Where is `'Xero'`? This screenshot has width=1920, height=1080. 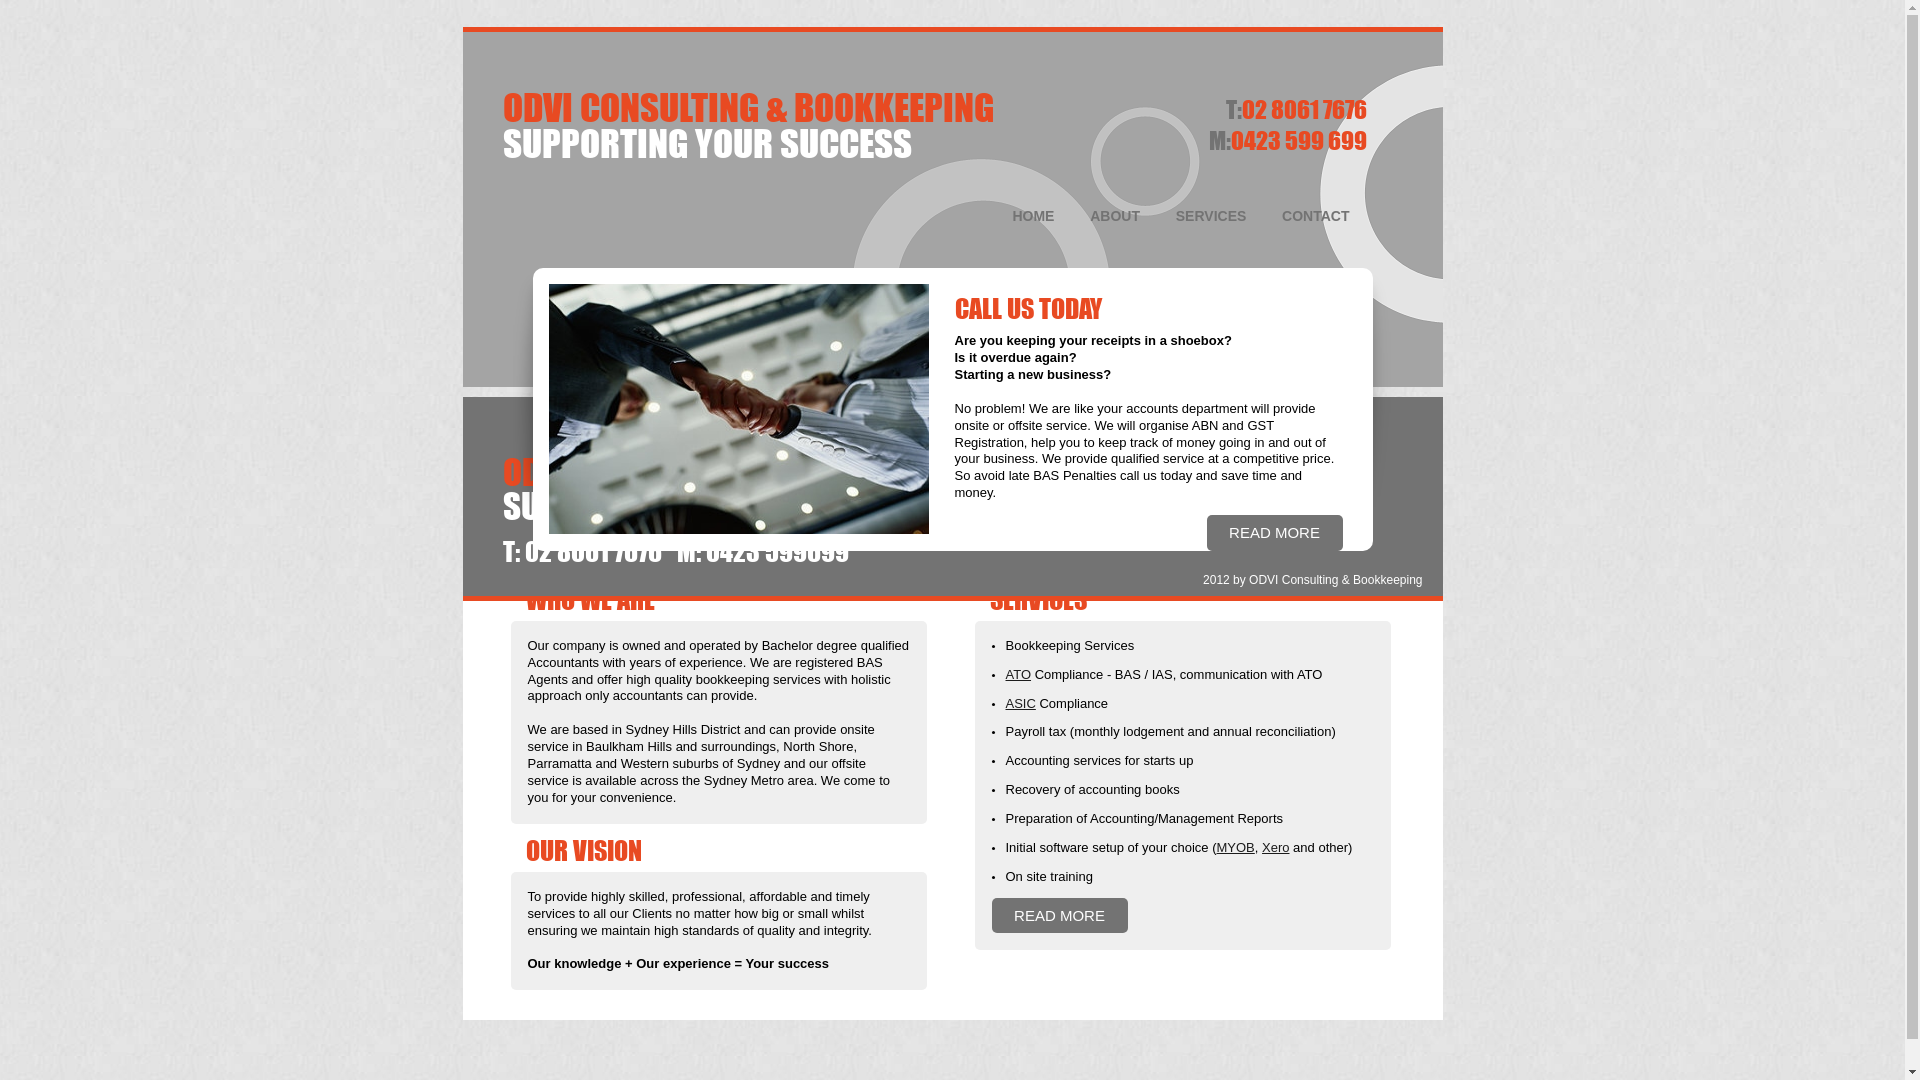 'Xero' is located at coordinates (1261, 847).